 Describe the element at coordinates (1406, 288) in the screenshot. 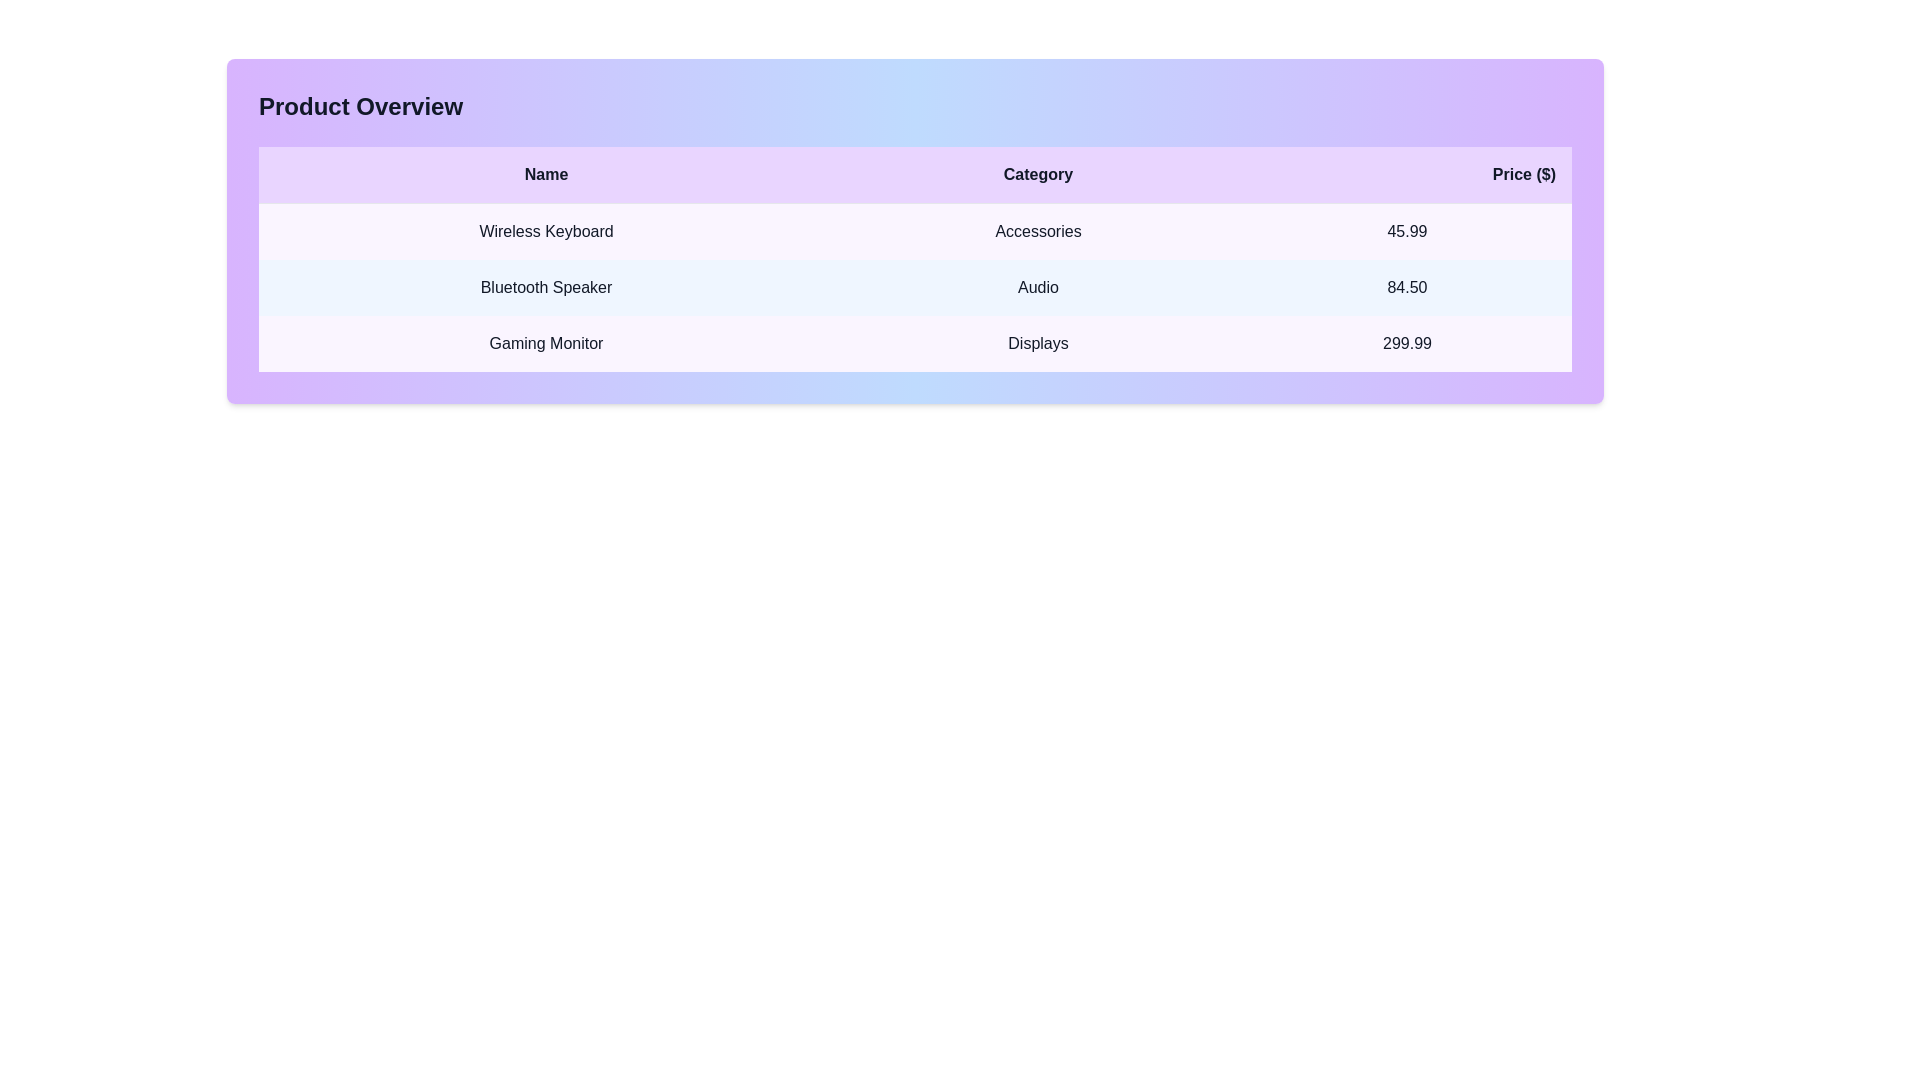

I see `the Text label displaying '84.50' in the 'Price ($)' column` at that location.